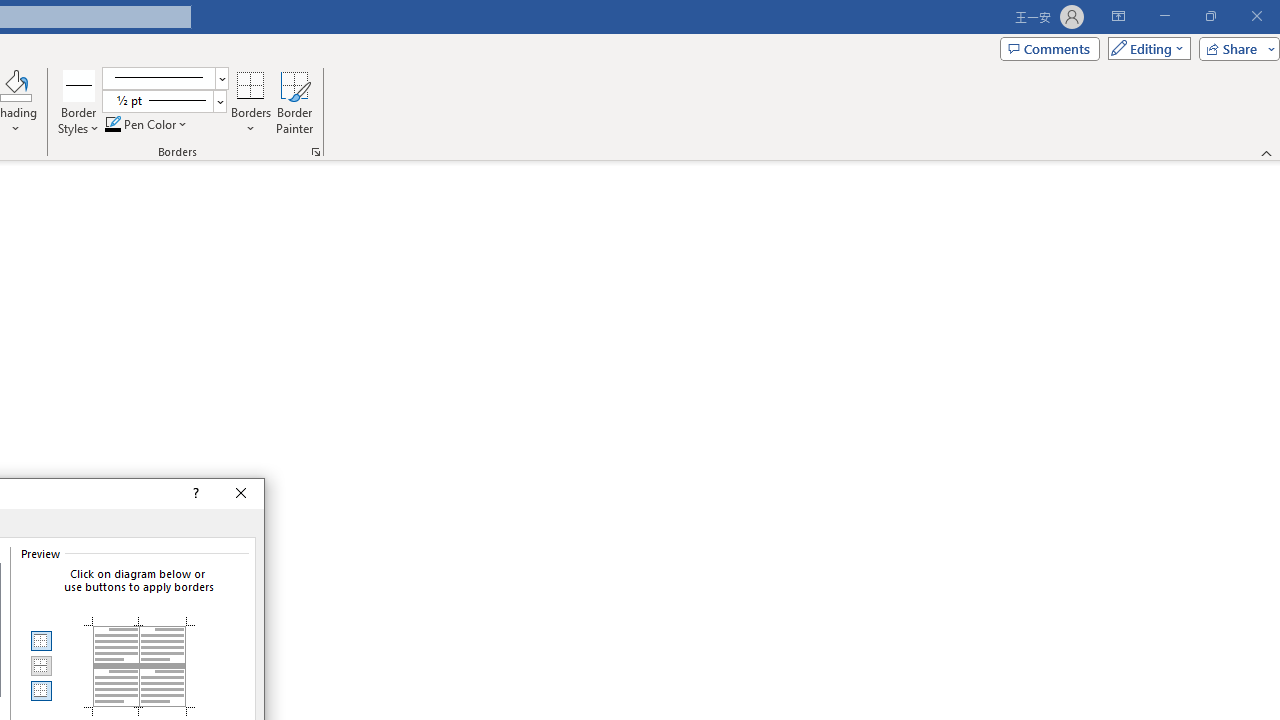  Describe the element at coordinates (1048, 47) in the screenshot. I see `'Comments'` at that location.